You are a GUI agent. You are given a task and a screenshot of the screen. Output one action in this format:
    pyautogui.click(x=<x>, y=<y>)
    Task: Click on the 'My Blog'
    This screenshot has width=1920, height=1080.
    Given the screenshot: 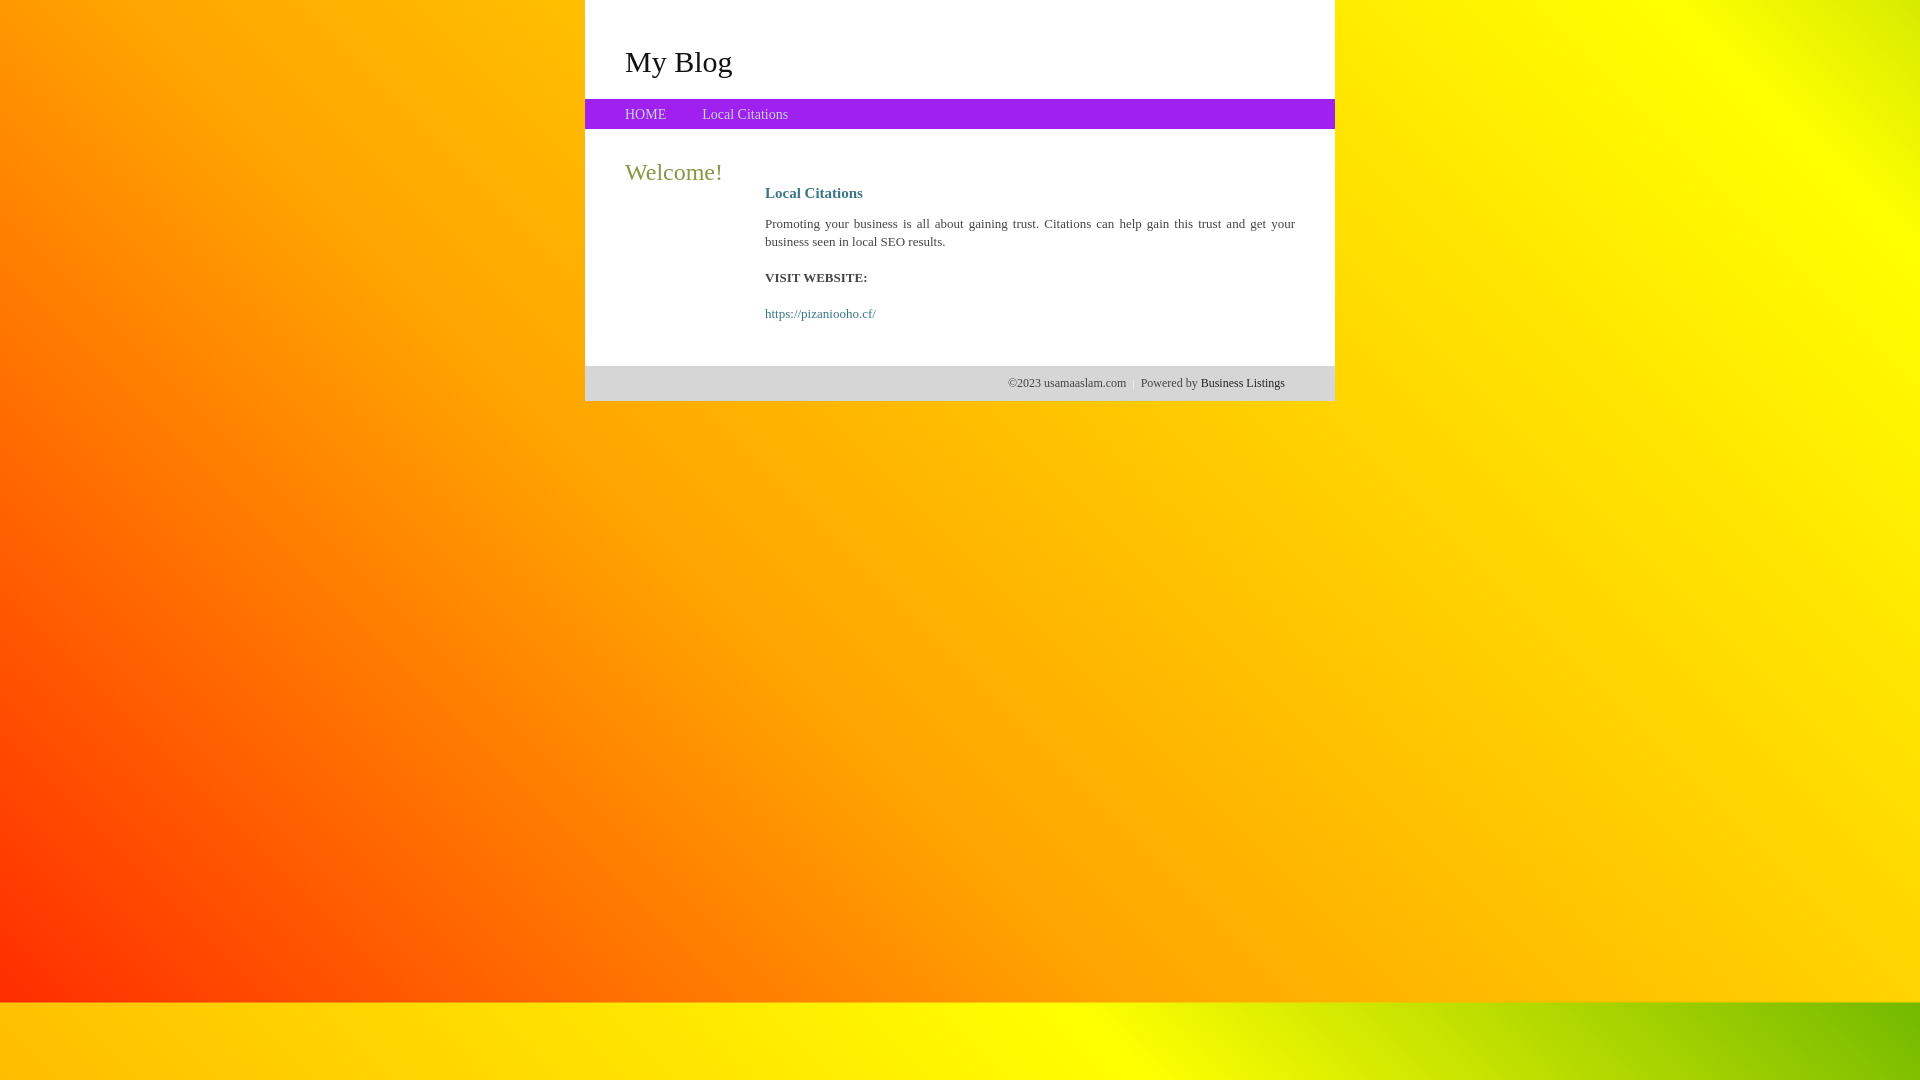 What is the action you would take?
    pyautogui.click(x=678, y=60)
    